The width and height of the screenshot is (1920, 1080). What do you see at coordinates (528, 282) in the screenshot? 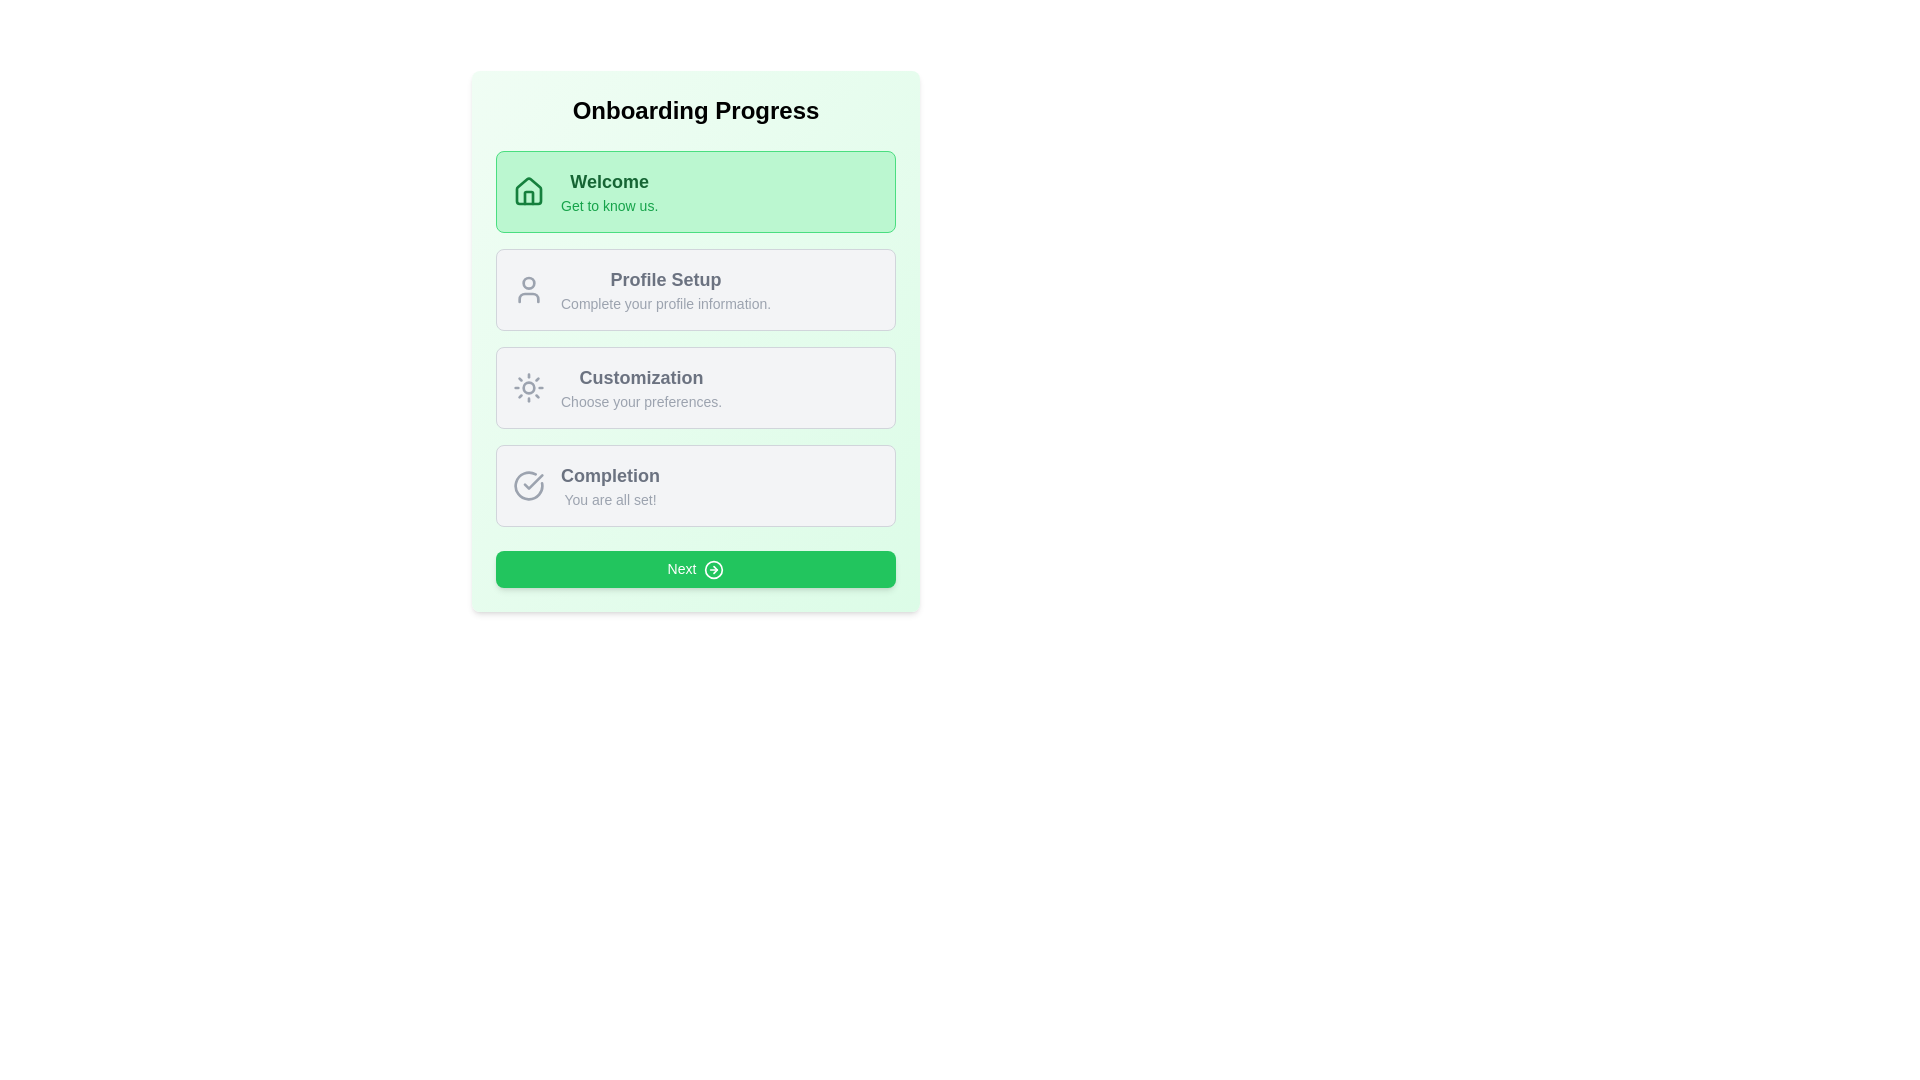
I see `the Circle SVG shape representing the head of the user in the user icon, typically used in profile-related contexts` at bounding box center [528, 282].